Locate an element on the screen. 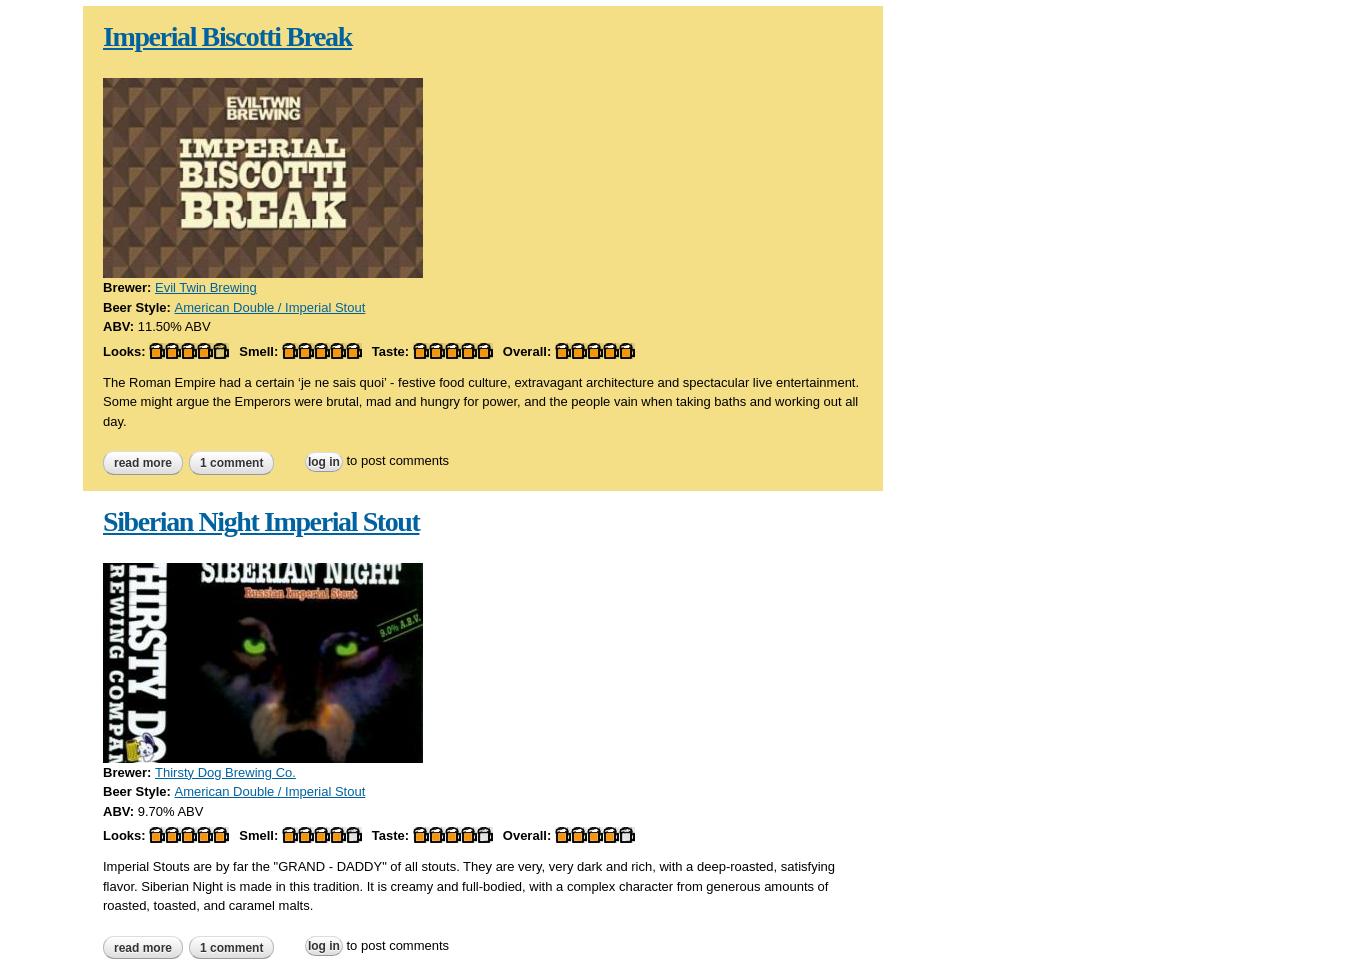 The image size is (1366, 967). 'Imperial Stouts are by far the "GRAND - DADDY" of all stouts. They are very, very dark and rich, with a deep-roasted, satisfying flavor. Siberian Night is made in this tradition. It is creamy and full-bodied, with a complex character from generous amounts of roasted, toasted, and caramel malts.' is located at coordinates (468, 884).